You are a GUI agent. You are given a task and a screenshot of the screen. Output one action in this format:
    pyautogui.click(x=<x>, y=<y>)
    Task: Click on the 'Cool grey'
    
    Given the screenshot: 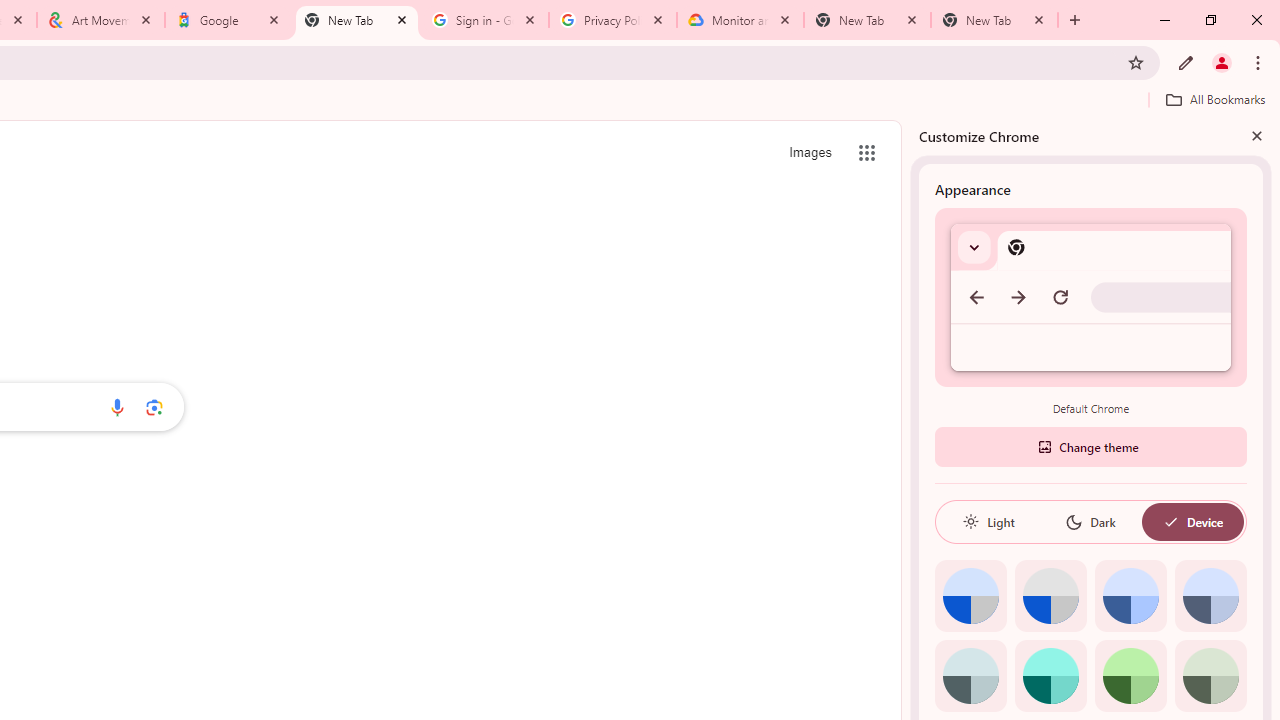 What is the action you would take?
    pyautogui.click(x=1209, y=595)
    